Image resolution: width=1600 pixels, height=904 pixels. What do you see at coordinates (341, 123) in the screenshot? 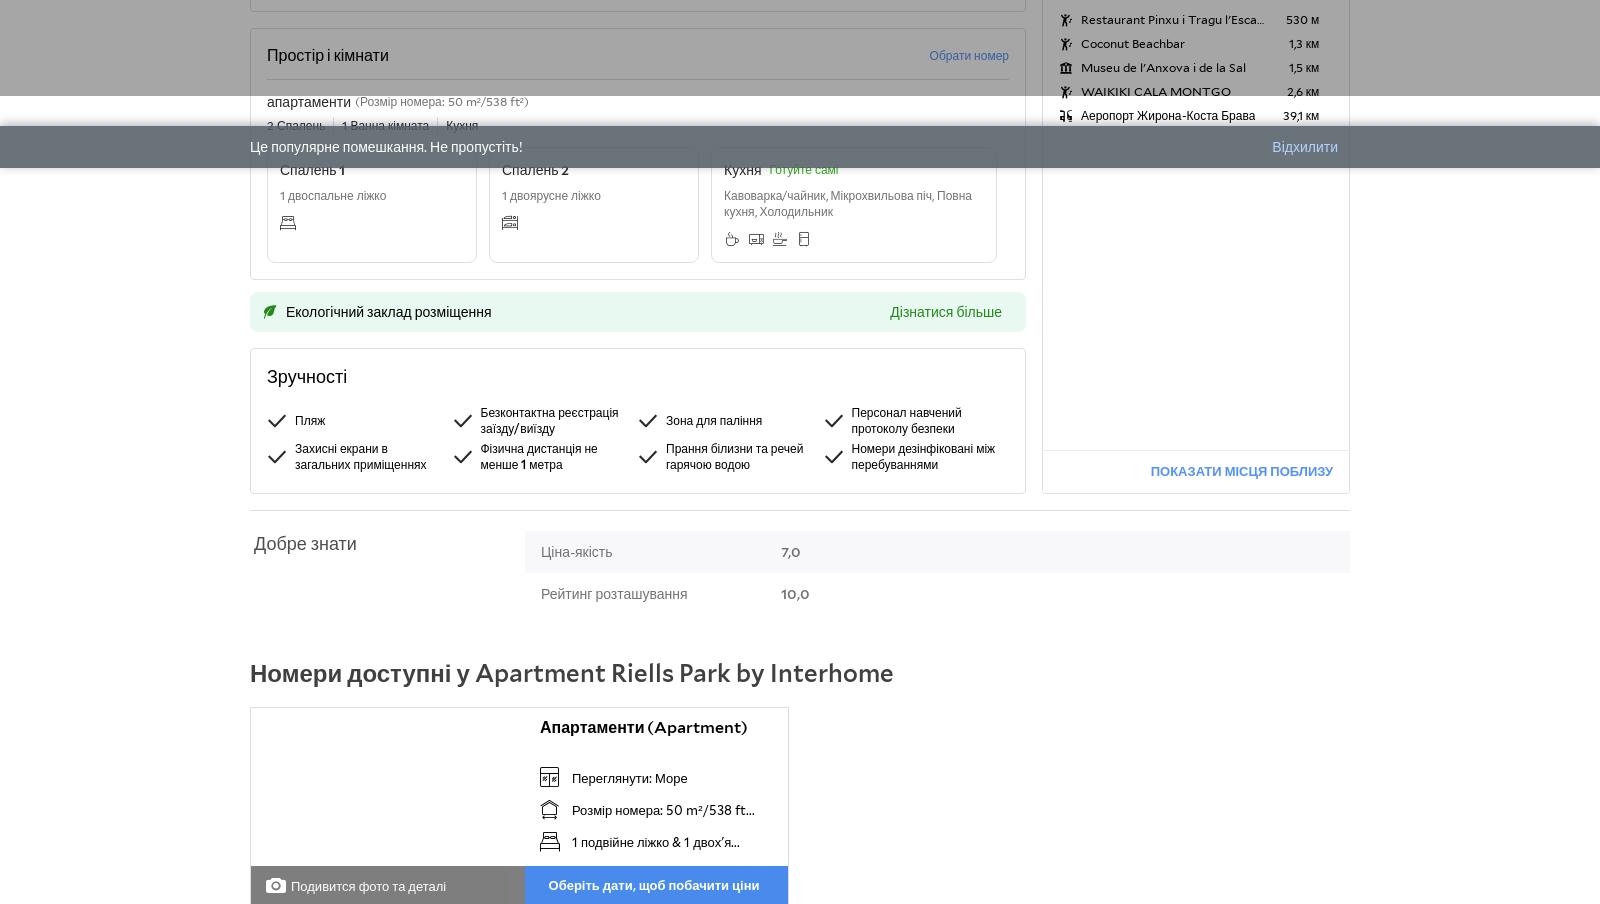
I see `'1 Ванна кімната'` at bounding box center [341, 123].